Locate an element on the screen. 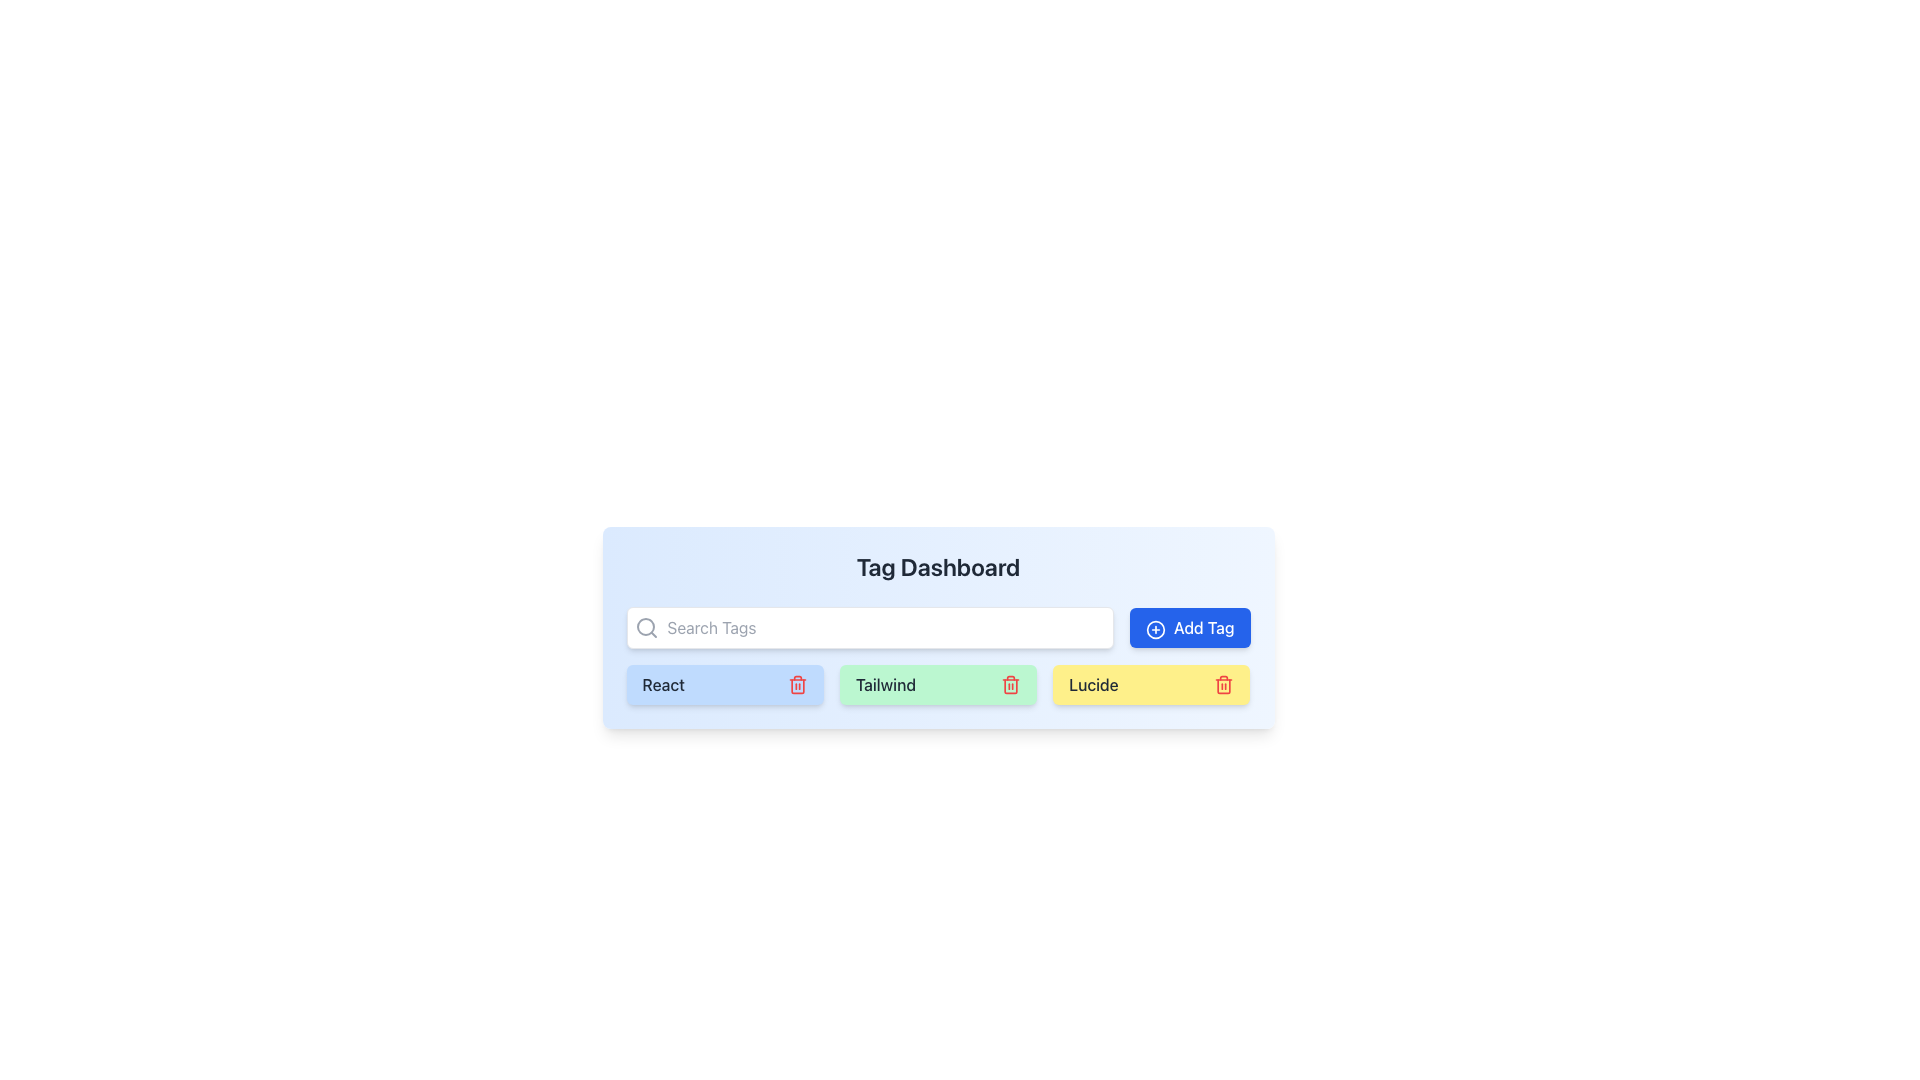 This screenshot has width=1920, height=1080. the red trash can icon button located at the far right of the yellow 'Lucide' tag to receive visual feedback is located at coordinates (1223, 684).